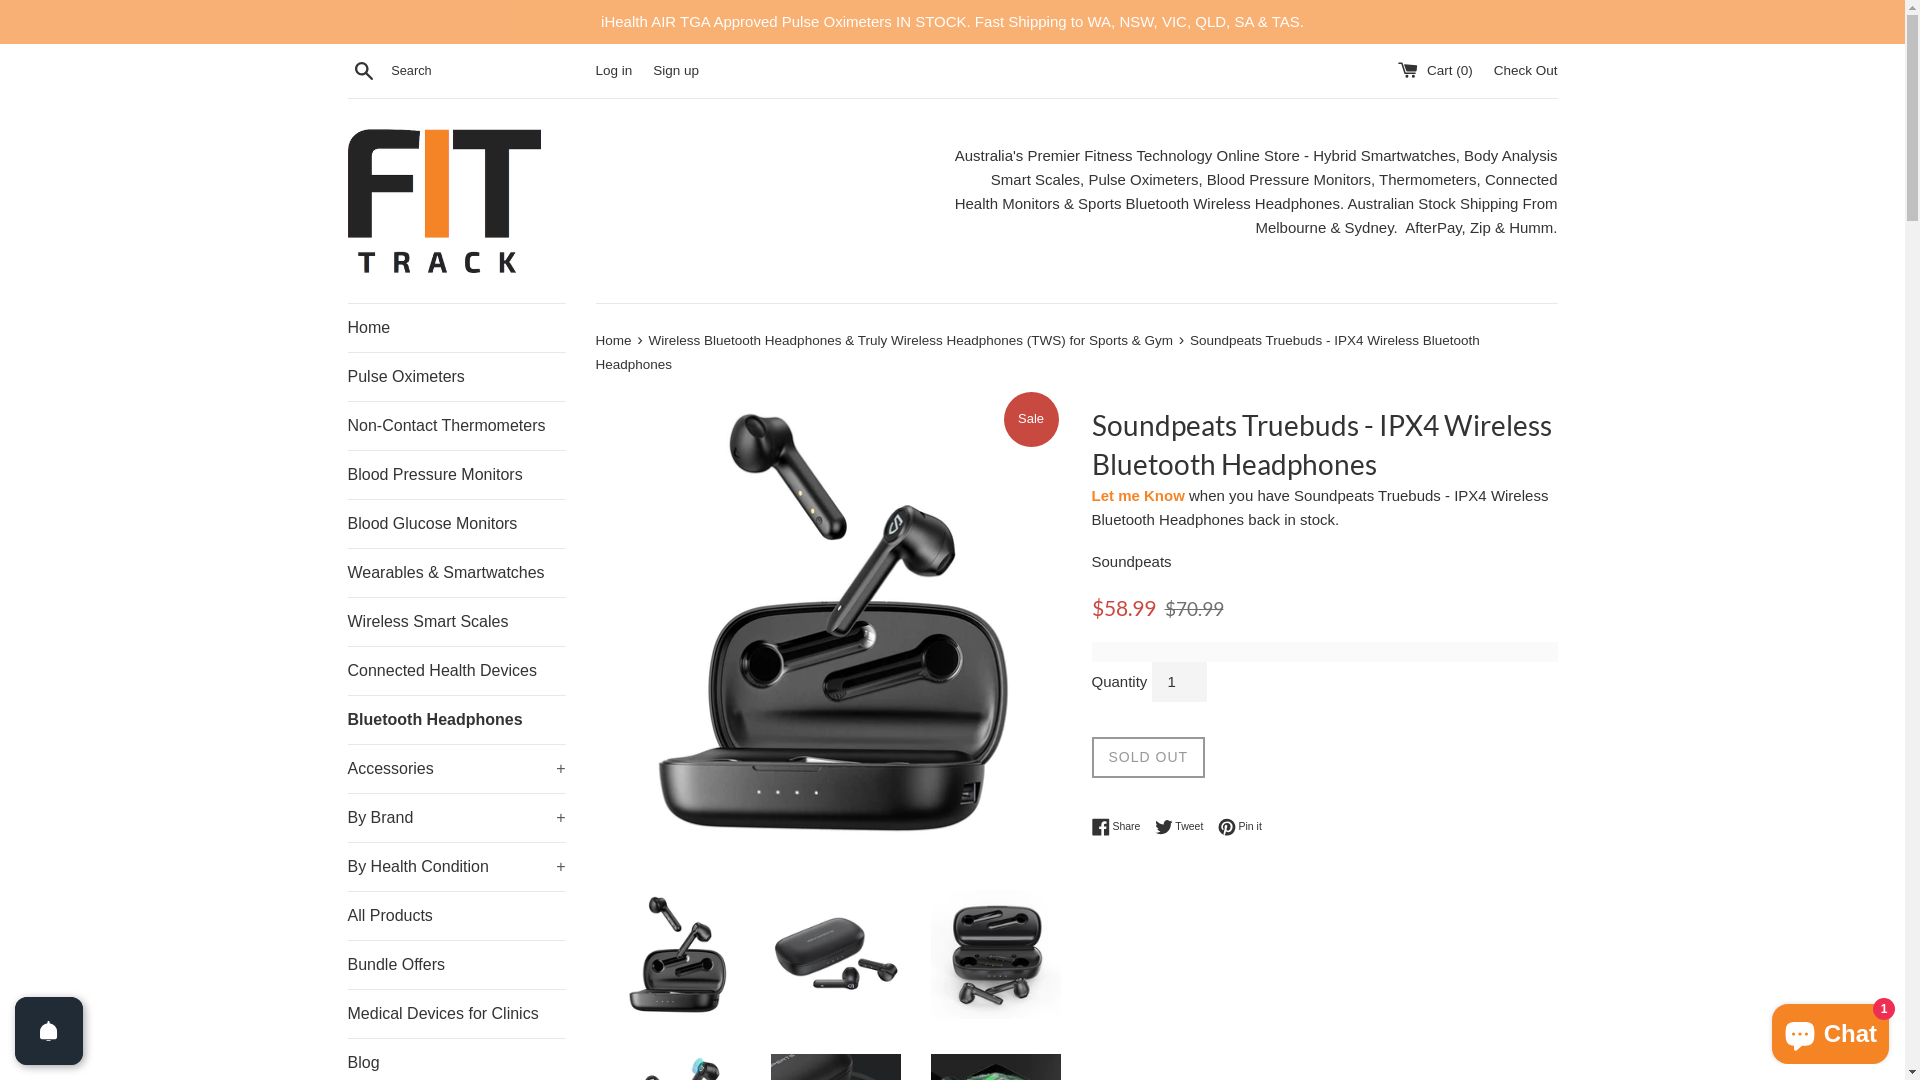  Describe the element at coordinates (1766, 1029) in the screenshot. I see `'Shopify online store chat'` at that location.